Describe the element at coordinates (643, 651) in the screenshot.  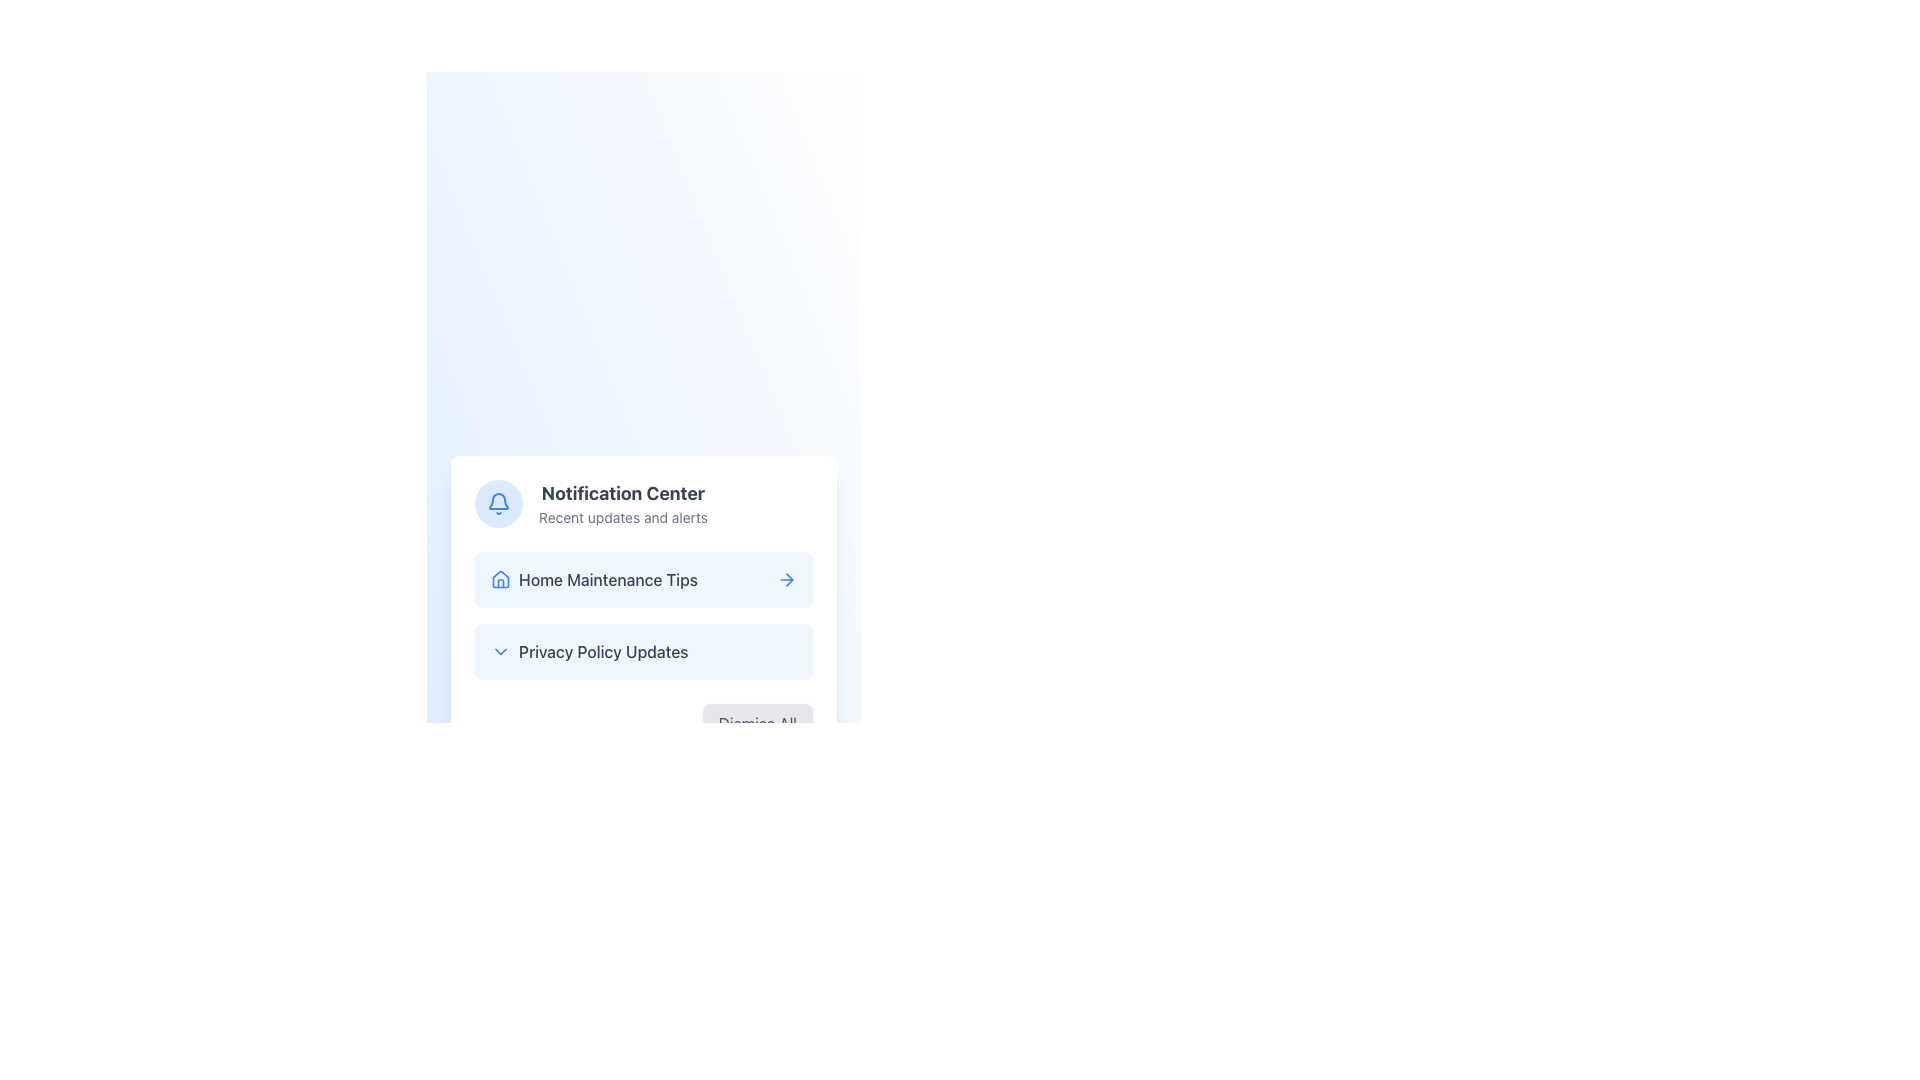
I see `the Collapsible List Item Header` at that location.